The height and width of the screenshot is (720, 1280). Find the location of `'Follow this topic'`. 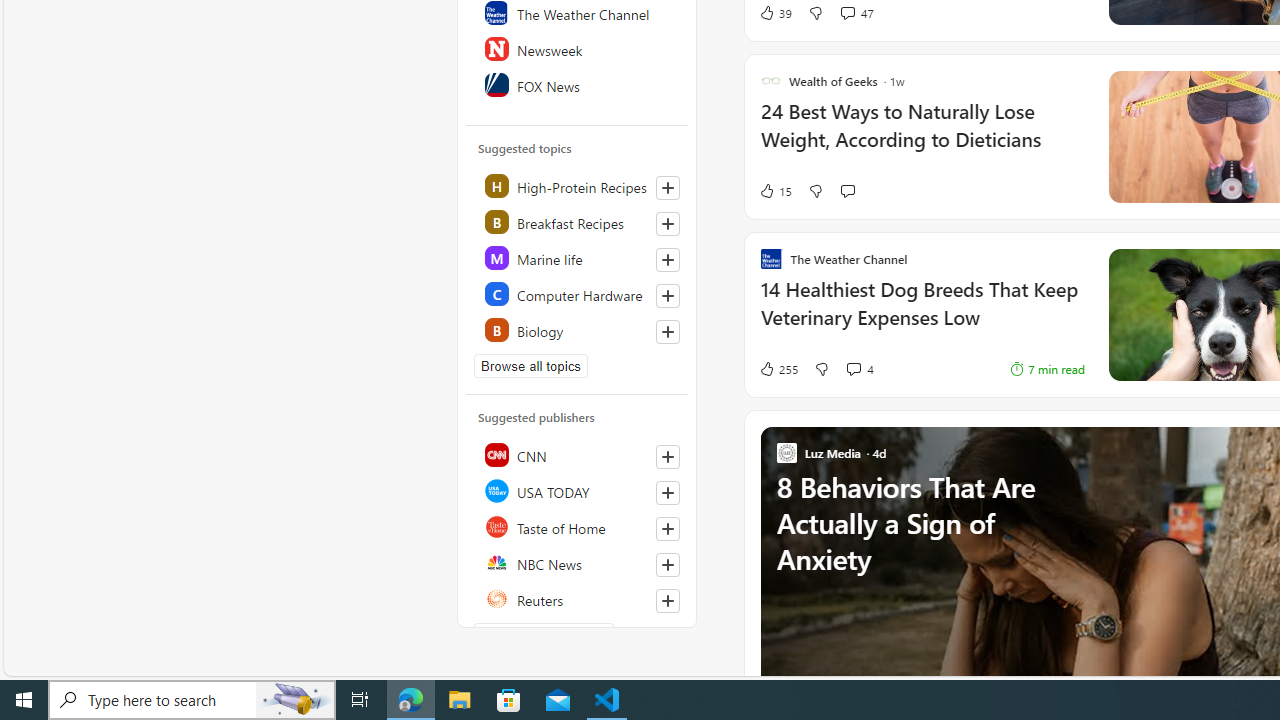

'Follow this topic' is located at coordinates (668, 330).